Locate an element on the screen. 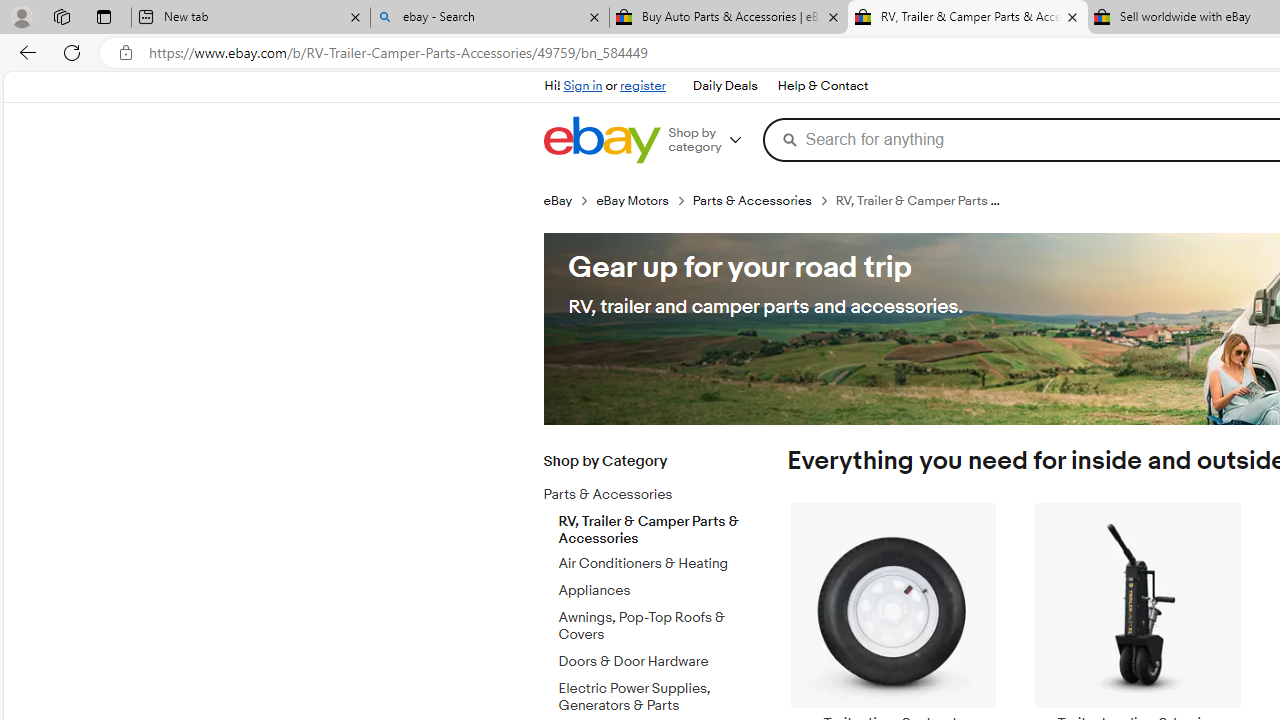  'eBay Motors' is located at coordinates (631, 200).